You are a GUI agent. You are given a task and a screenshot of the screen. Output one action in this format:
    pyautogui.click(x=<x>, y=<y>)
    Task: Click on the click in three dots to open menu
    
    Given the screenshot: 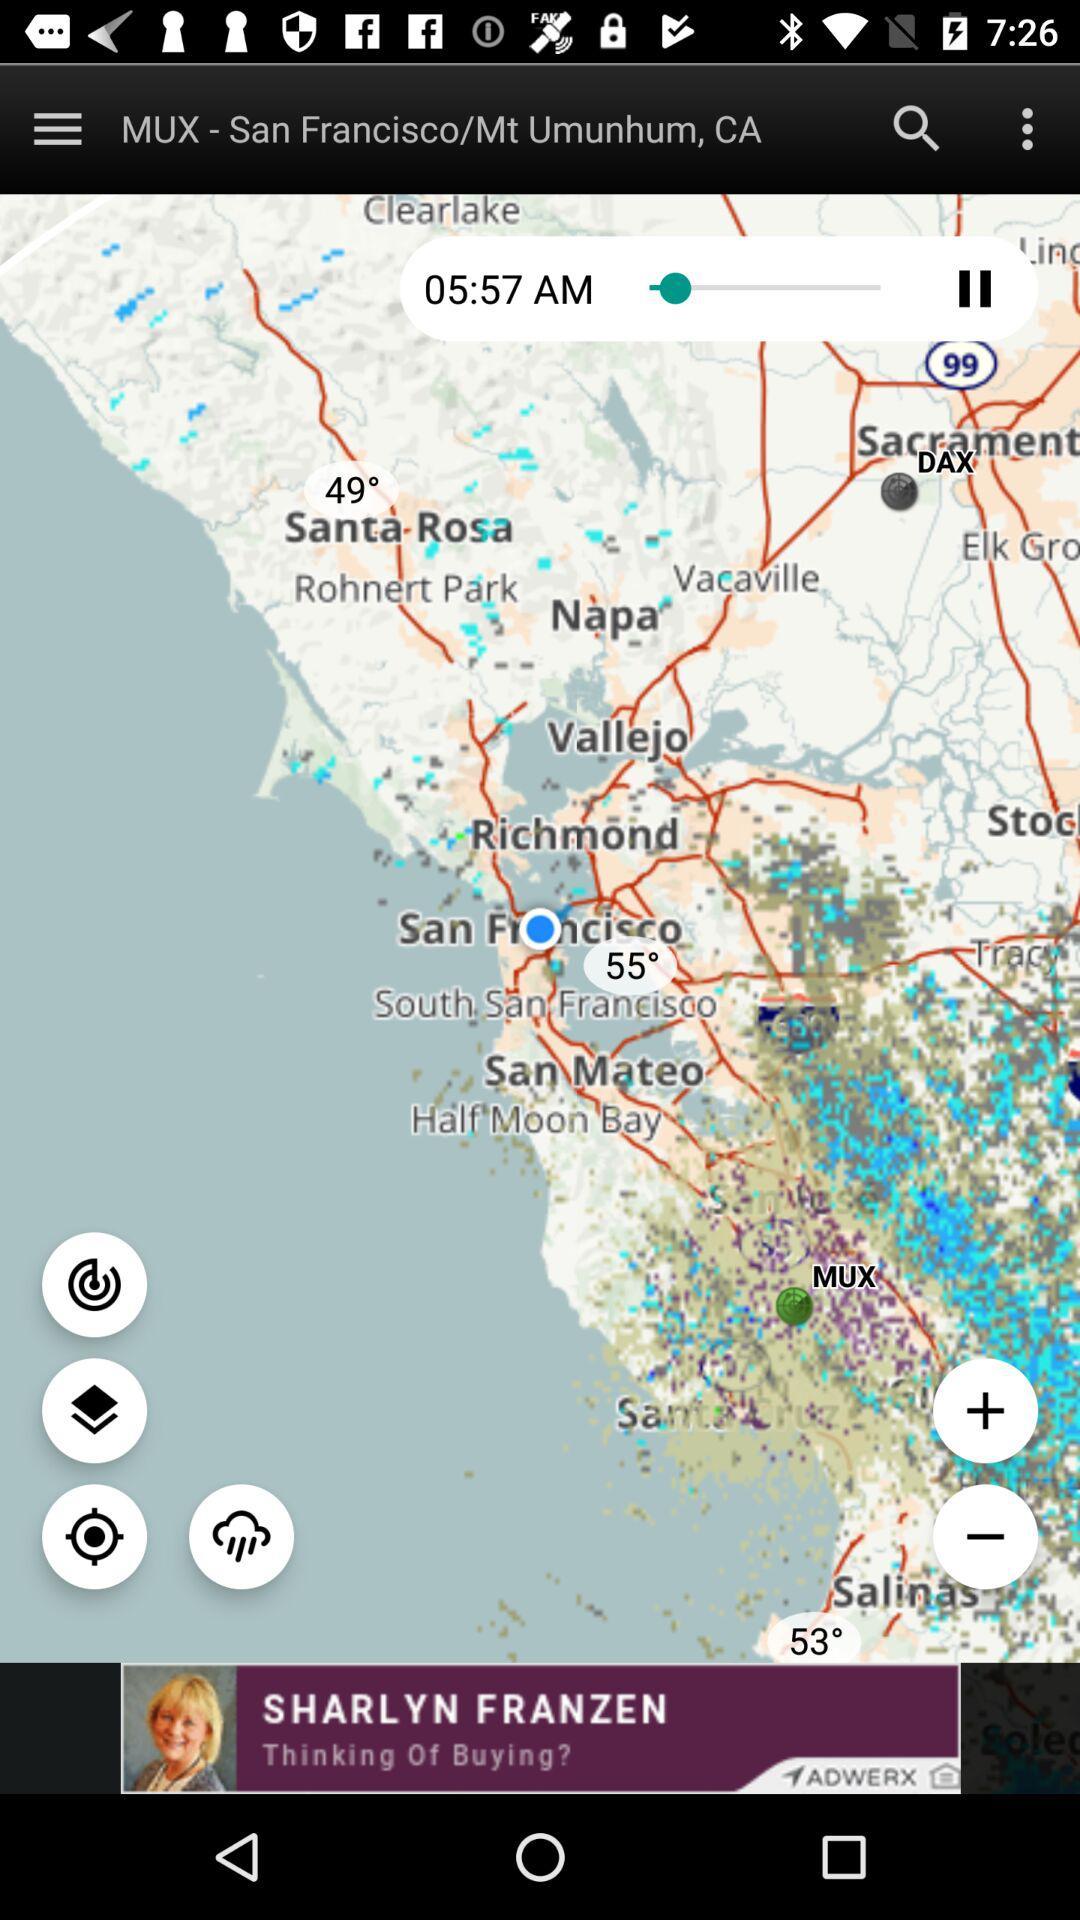 What is the action you would take?
    pyautogui.click(x=1027, y=127)
    